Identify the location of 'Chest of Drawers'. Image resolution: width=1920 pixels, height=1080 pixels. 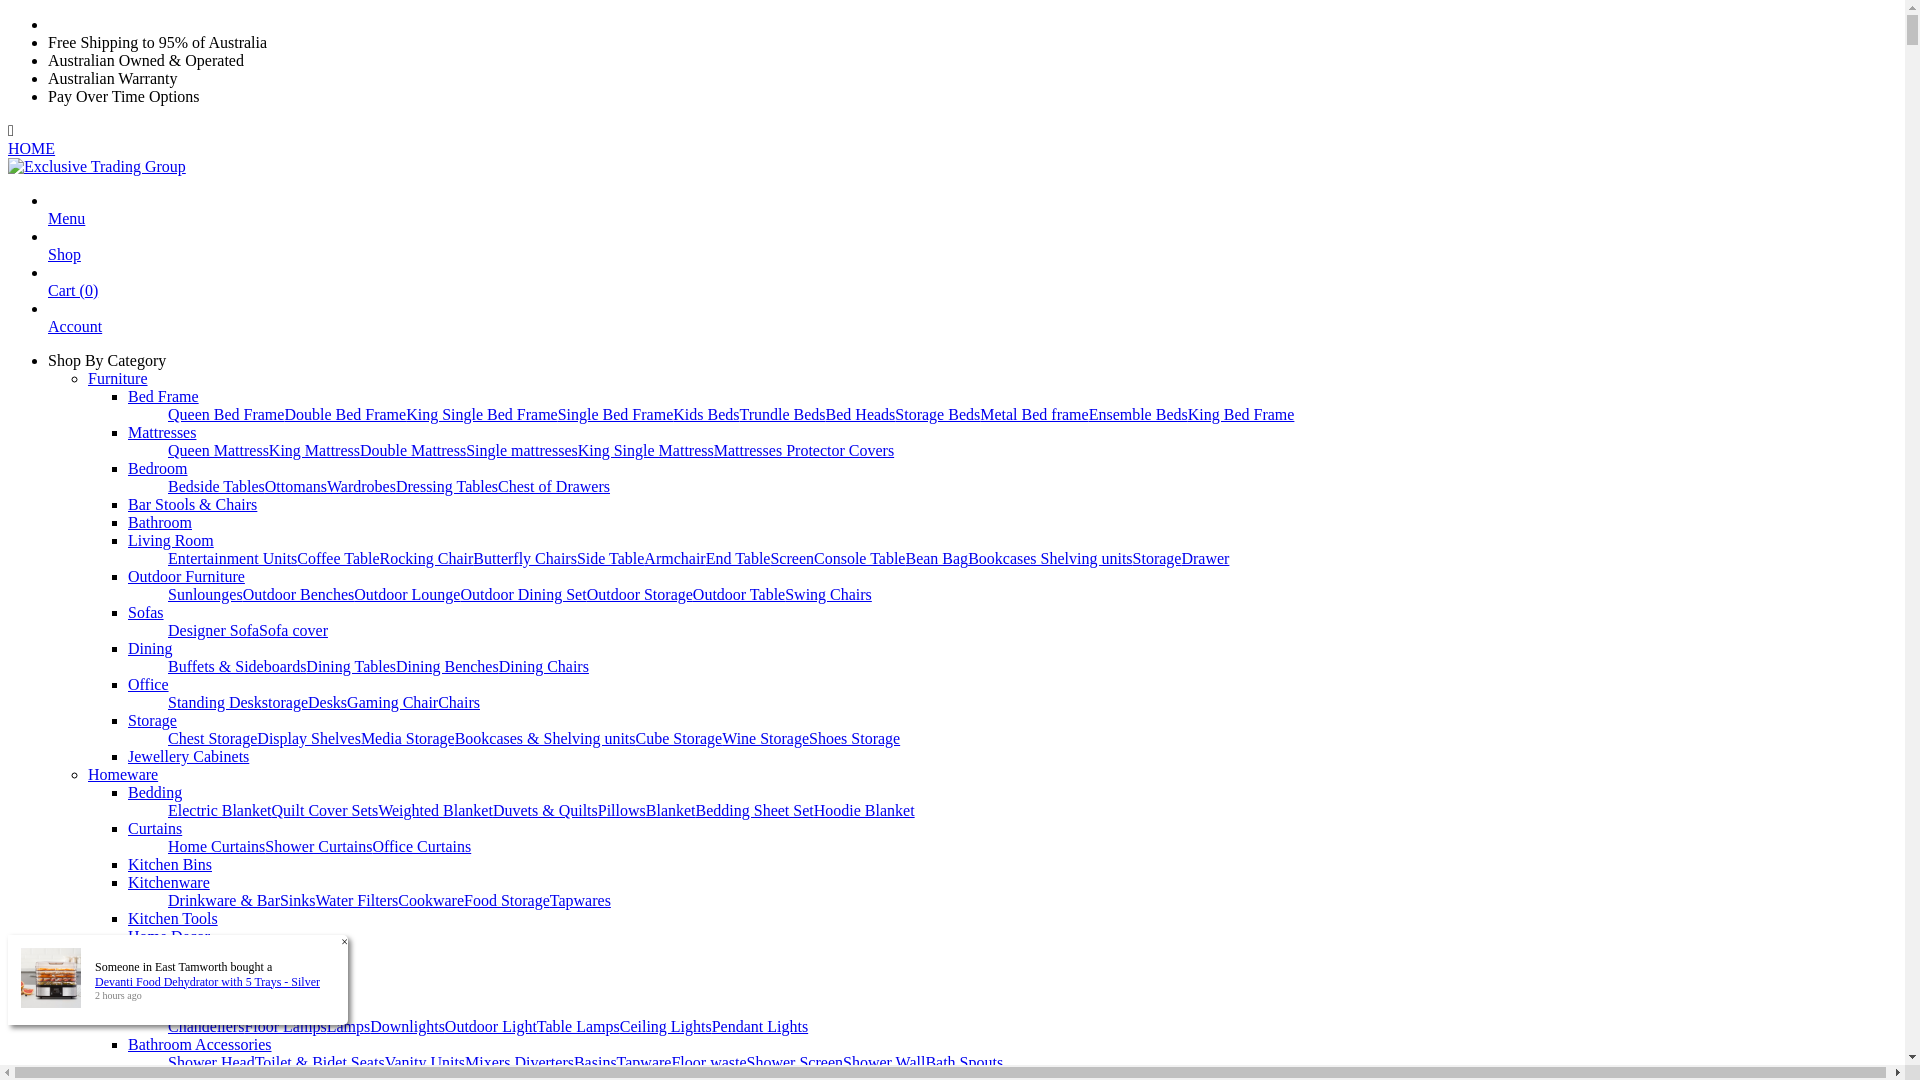
(553, 486).